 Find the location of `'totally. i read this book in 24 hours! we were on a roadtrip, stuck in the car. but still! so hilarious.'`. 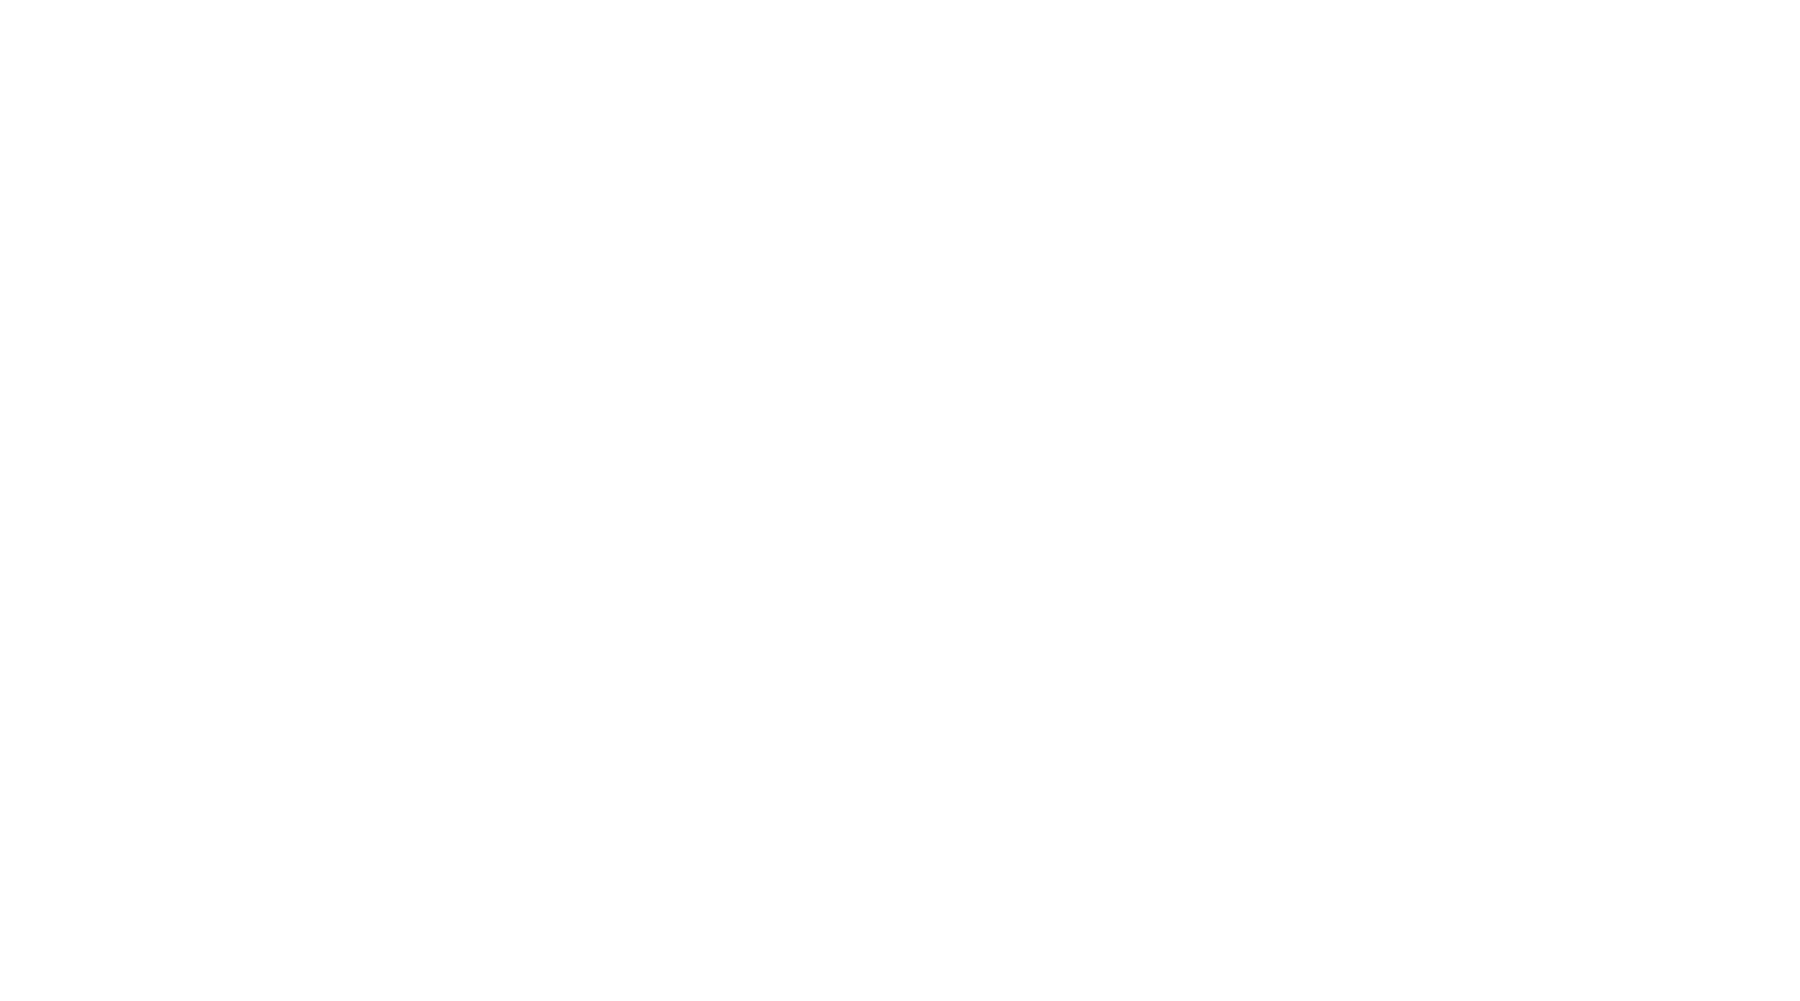

'totally. i read this book in 24 hours! we were on a roadtrip, stuck in the car. but still! so hilarious.' is located at coordinates (651, 408).